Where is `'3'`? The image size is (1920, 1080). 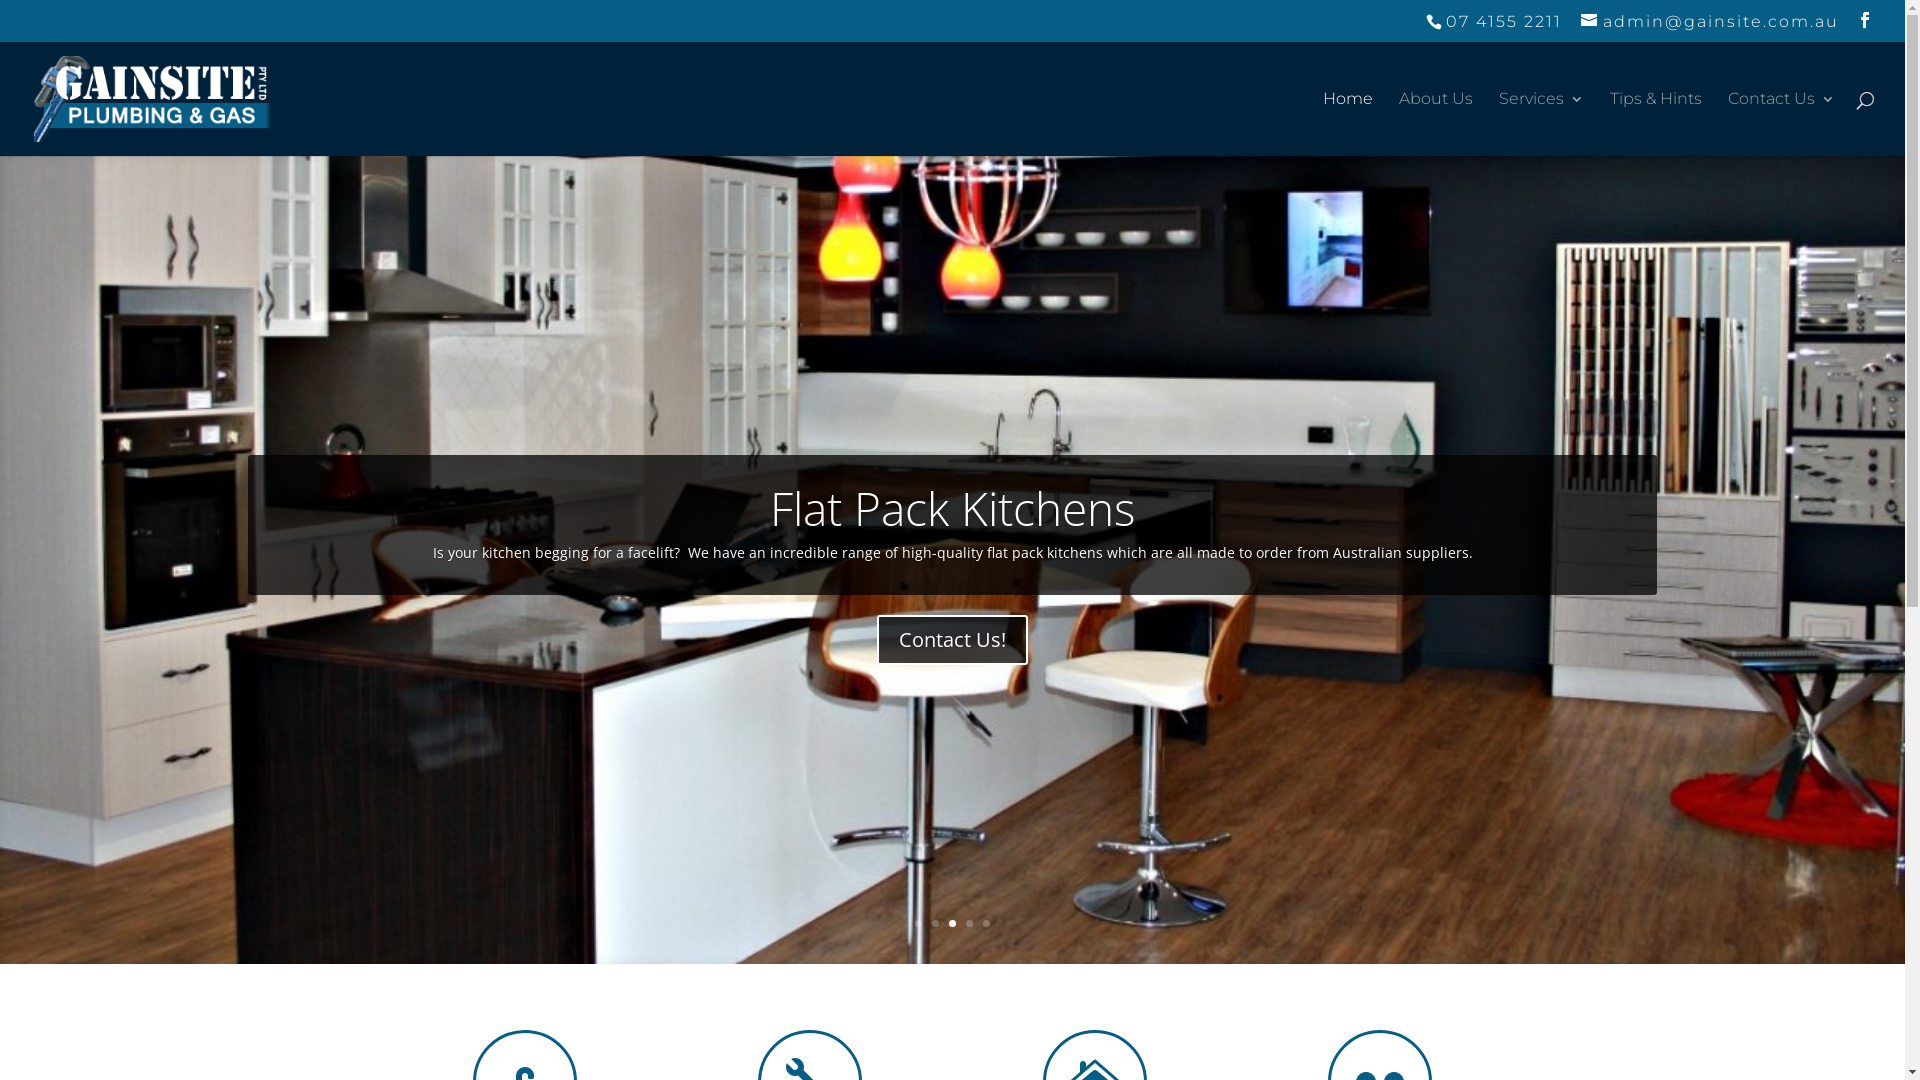
'3' is located at coordinates (951, 923).